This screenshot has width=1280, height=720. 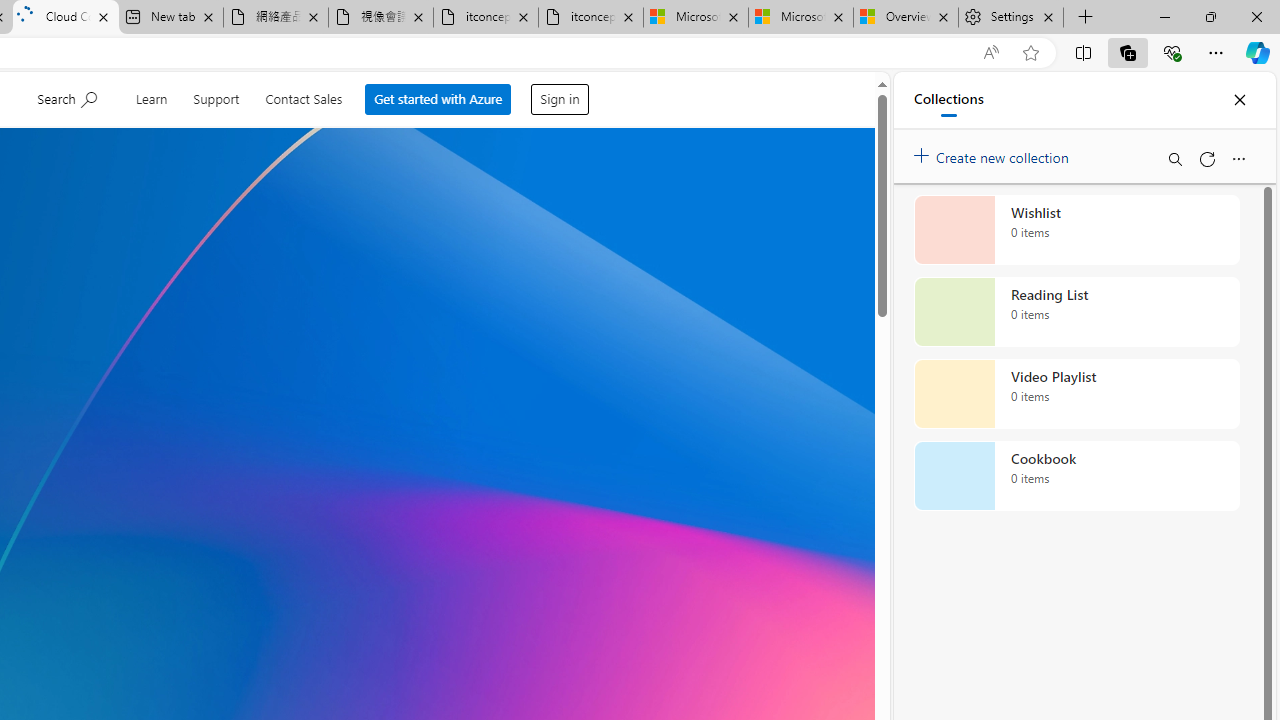 I want to click on 'Get started with Azure', so click(x=440, y=99).